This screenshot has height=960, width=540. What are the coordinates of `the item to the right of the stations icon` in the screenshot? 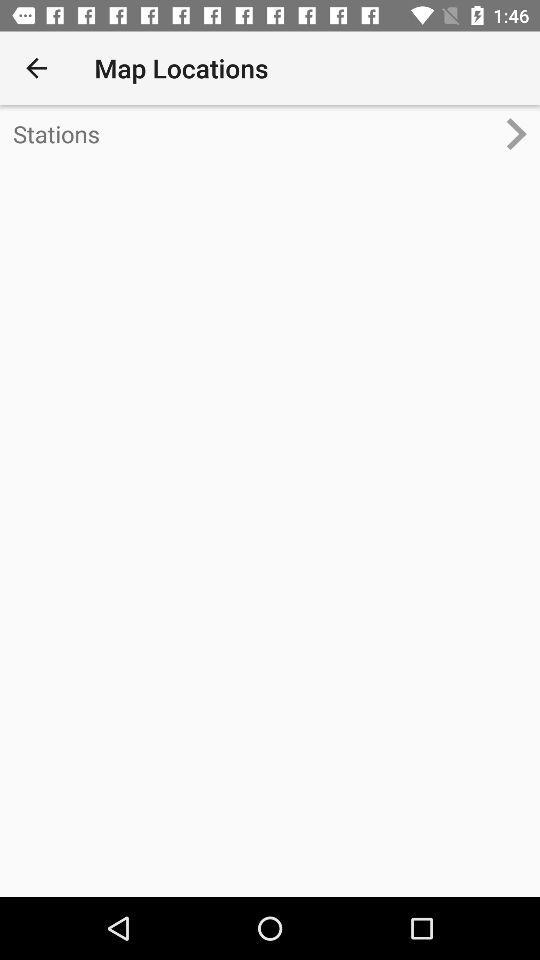 It's located at (523, 132).